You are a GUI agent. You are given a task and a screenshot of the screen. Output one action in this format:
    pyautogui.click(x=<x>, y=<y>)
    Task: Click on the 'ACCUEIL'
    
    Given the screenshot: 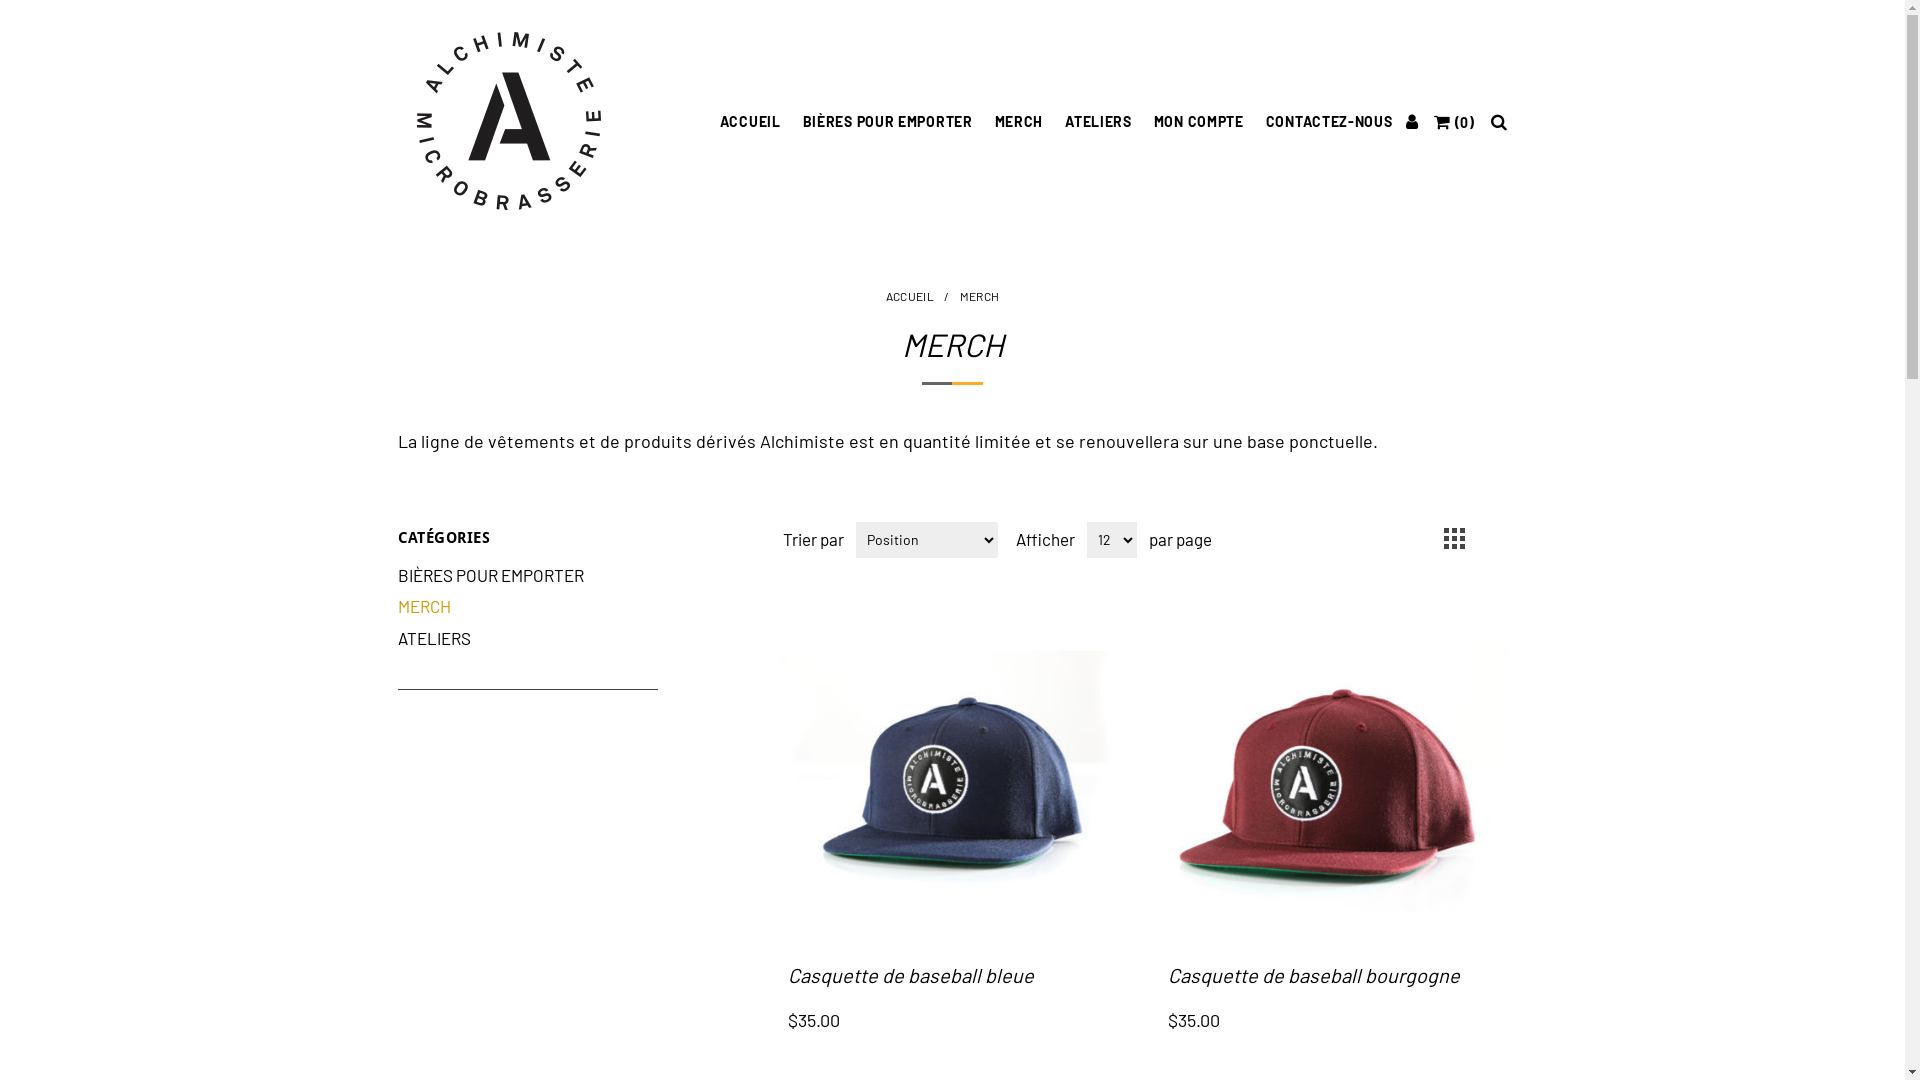 What is the action you would take?
    pyautogui.click(x=909, y=296)
    